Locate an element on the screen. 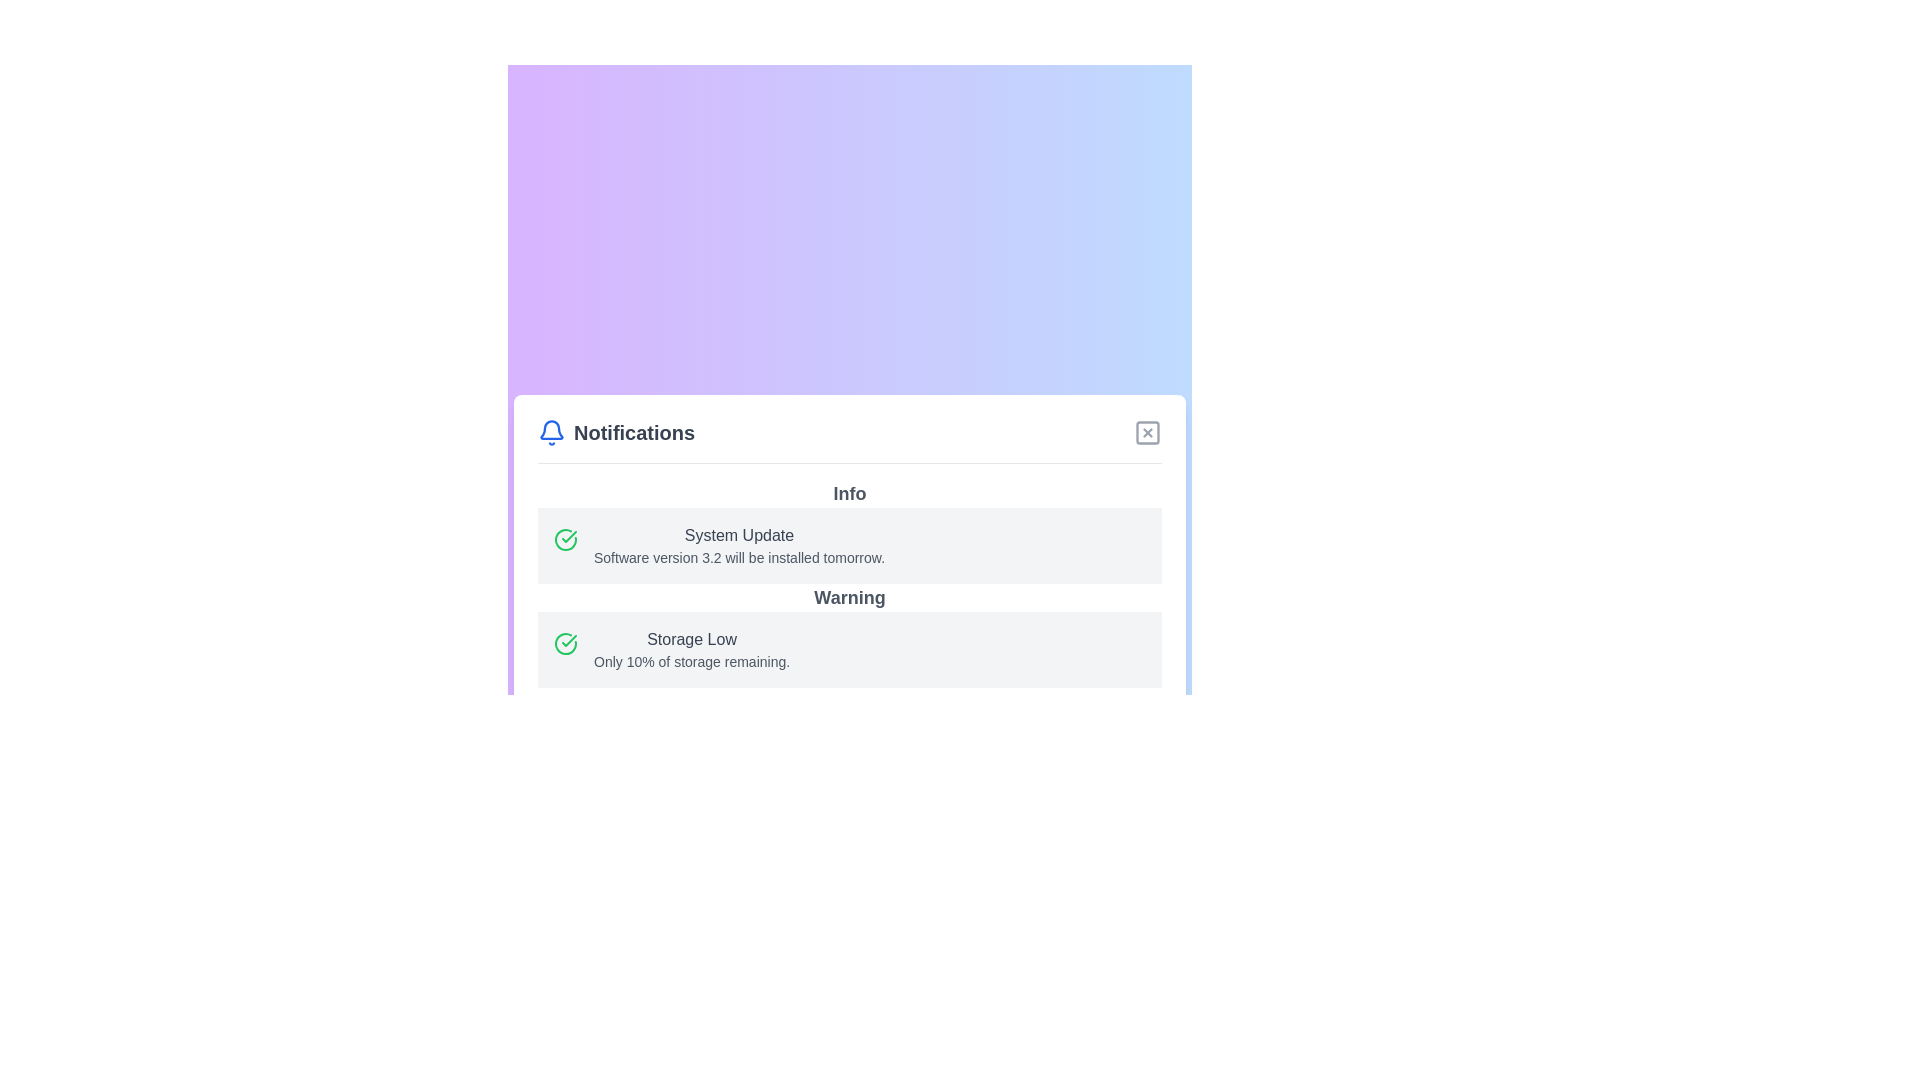  the green checkmark icon with a circular border located in the notification panel is located at coordinates (565, 643).